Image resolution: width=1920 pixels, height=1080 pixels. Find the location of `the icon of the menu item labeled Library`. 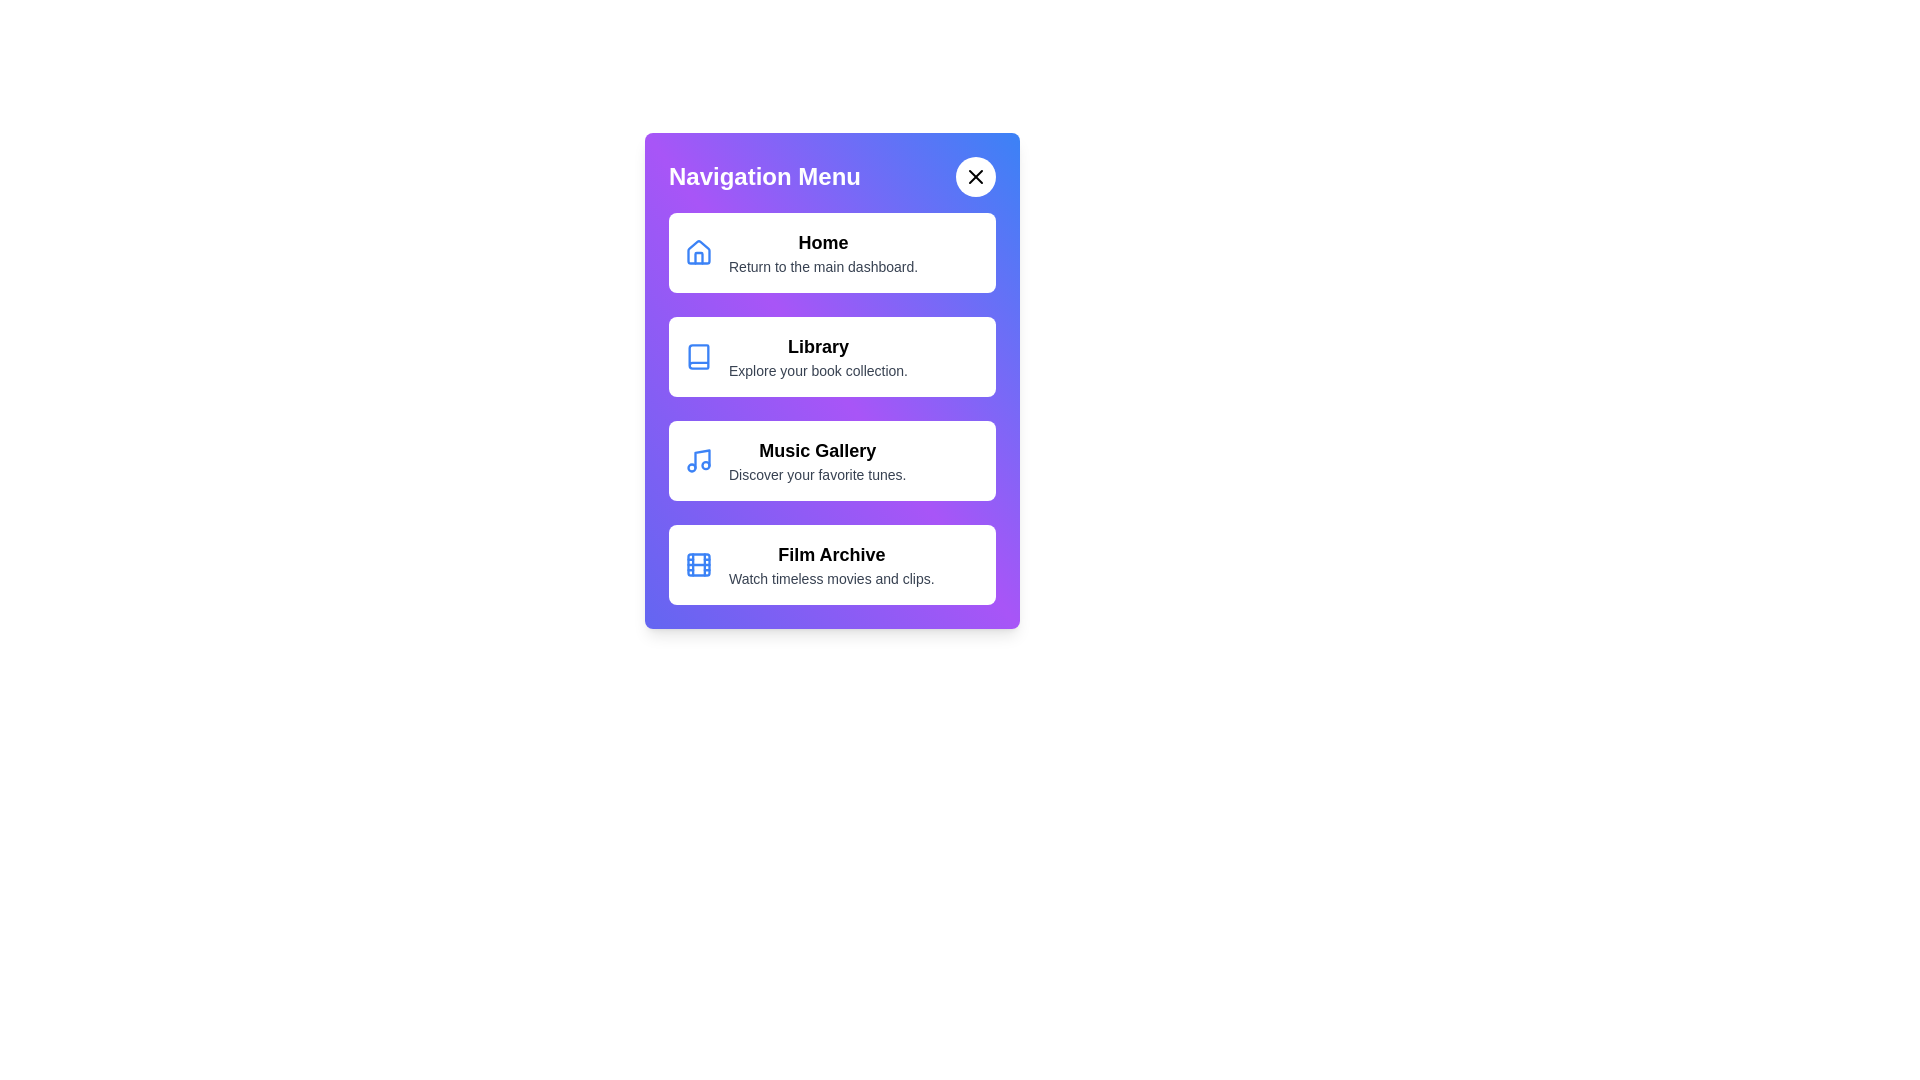

the icon of the menu item labeled Library is located at coordinates (699, 356).